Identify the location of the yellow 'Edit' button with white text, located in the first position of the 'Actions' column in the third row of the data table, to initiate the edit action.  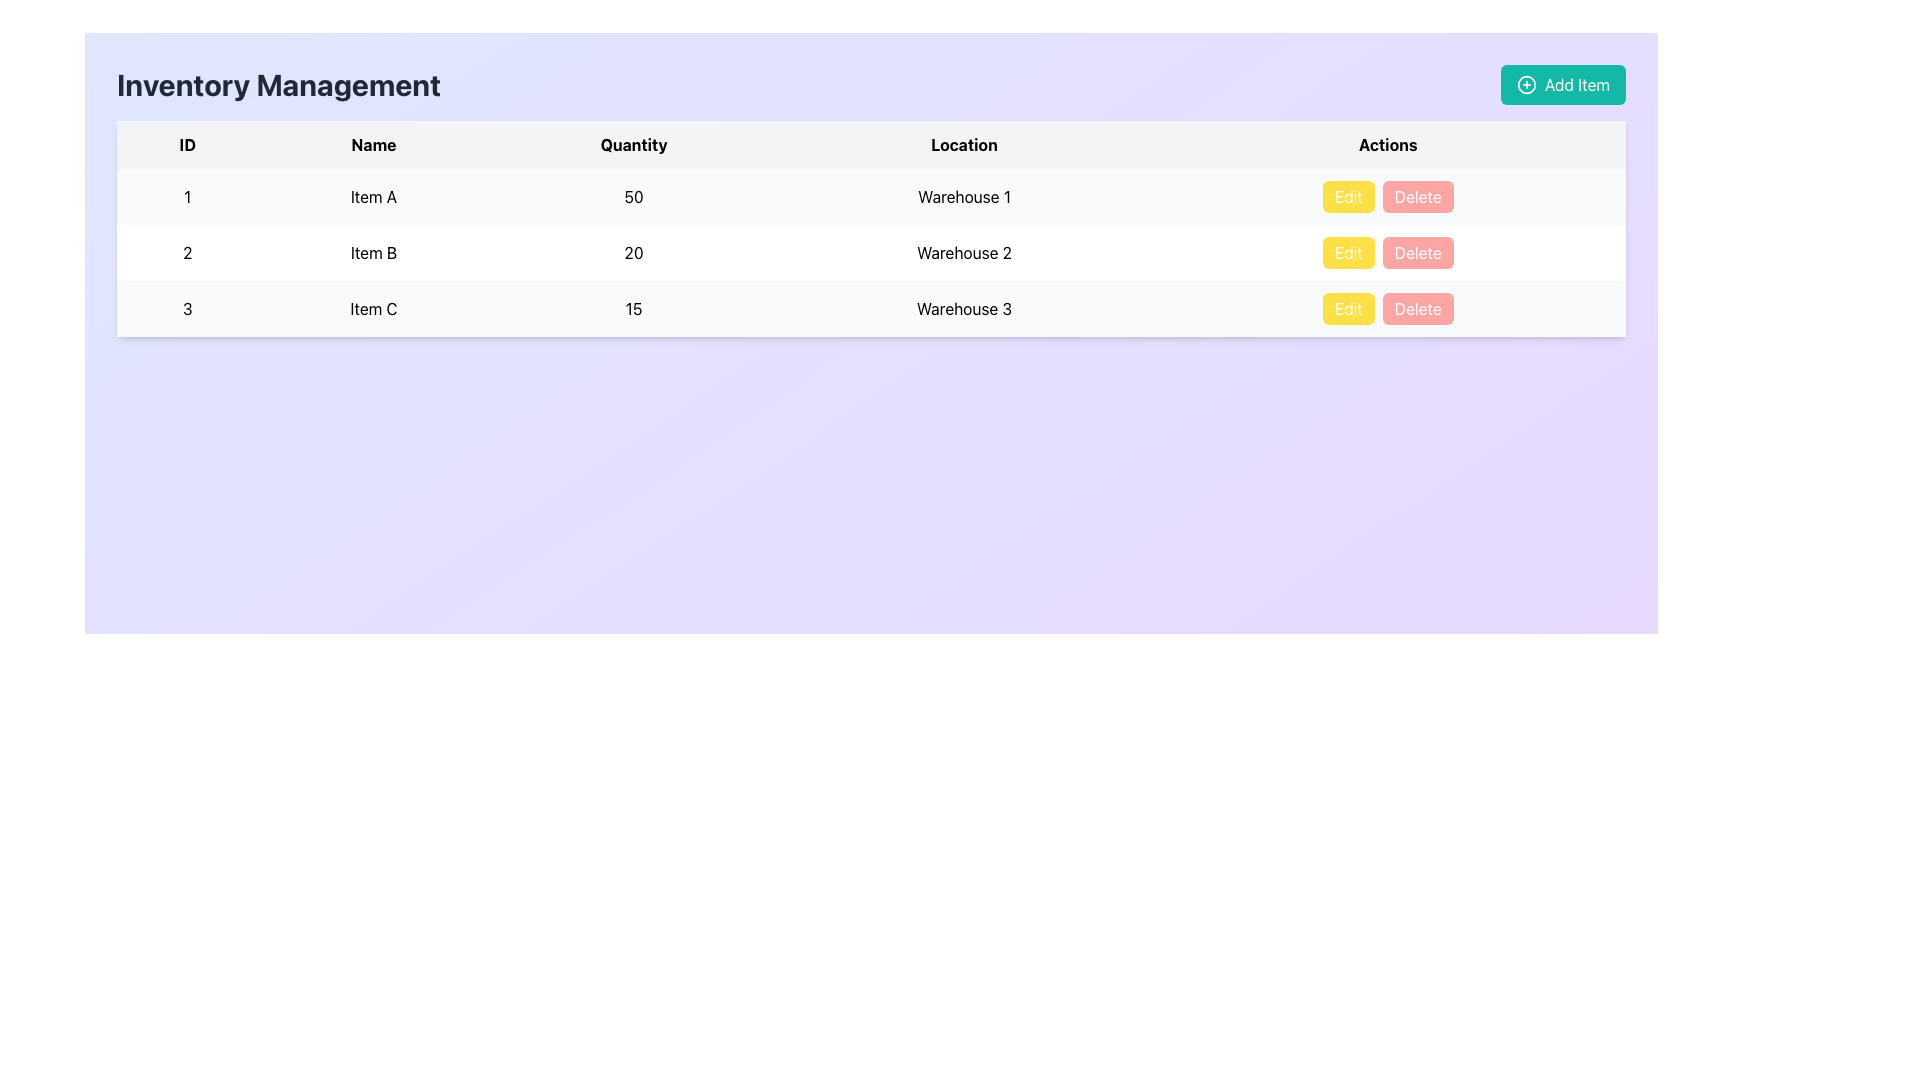
(1348, 308).